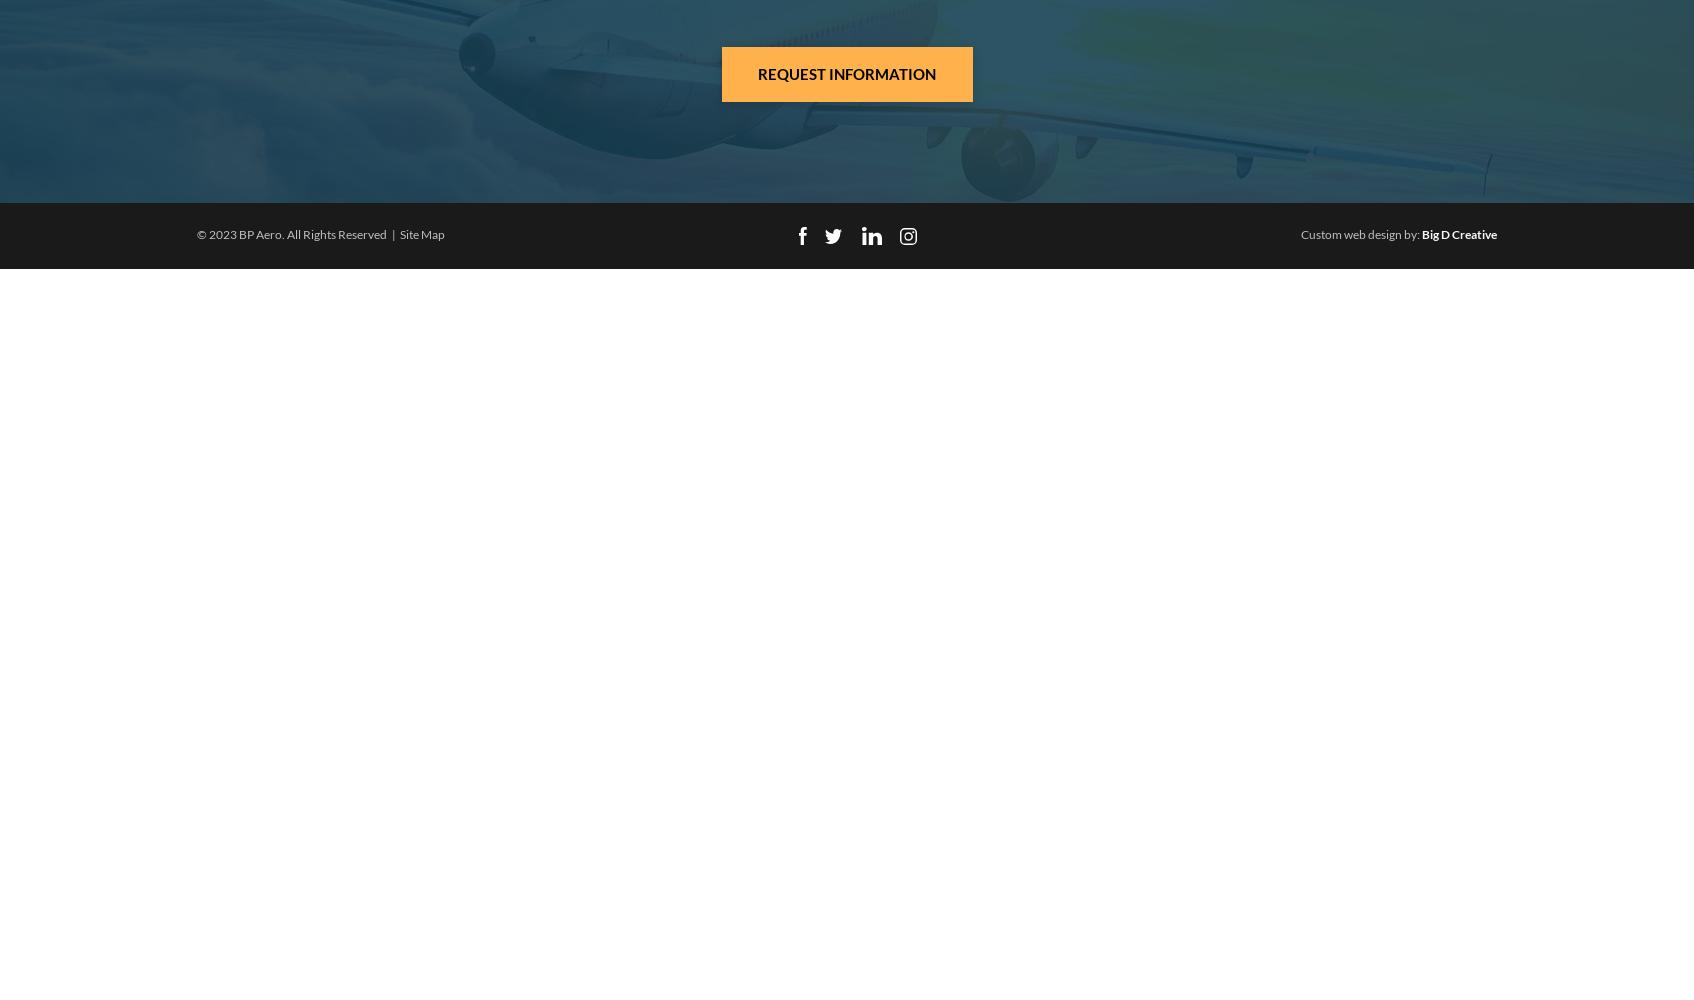 This screenshot has height=1000, width=1694. What do you see at coordinates (421, 233) in the screenshot?
I see `'Site Map'` at bounding box center [421, 233].